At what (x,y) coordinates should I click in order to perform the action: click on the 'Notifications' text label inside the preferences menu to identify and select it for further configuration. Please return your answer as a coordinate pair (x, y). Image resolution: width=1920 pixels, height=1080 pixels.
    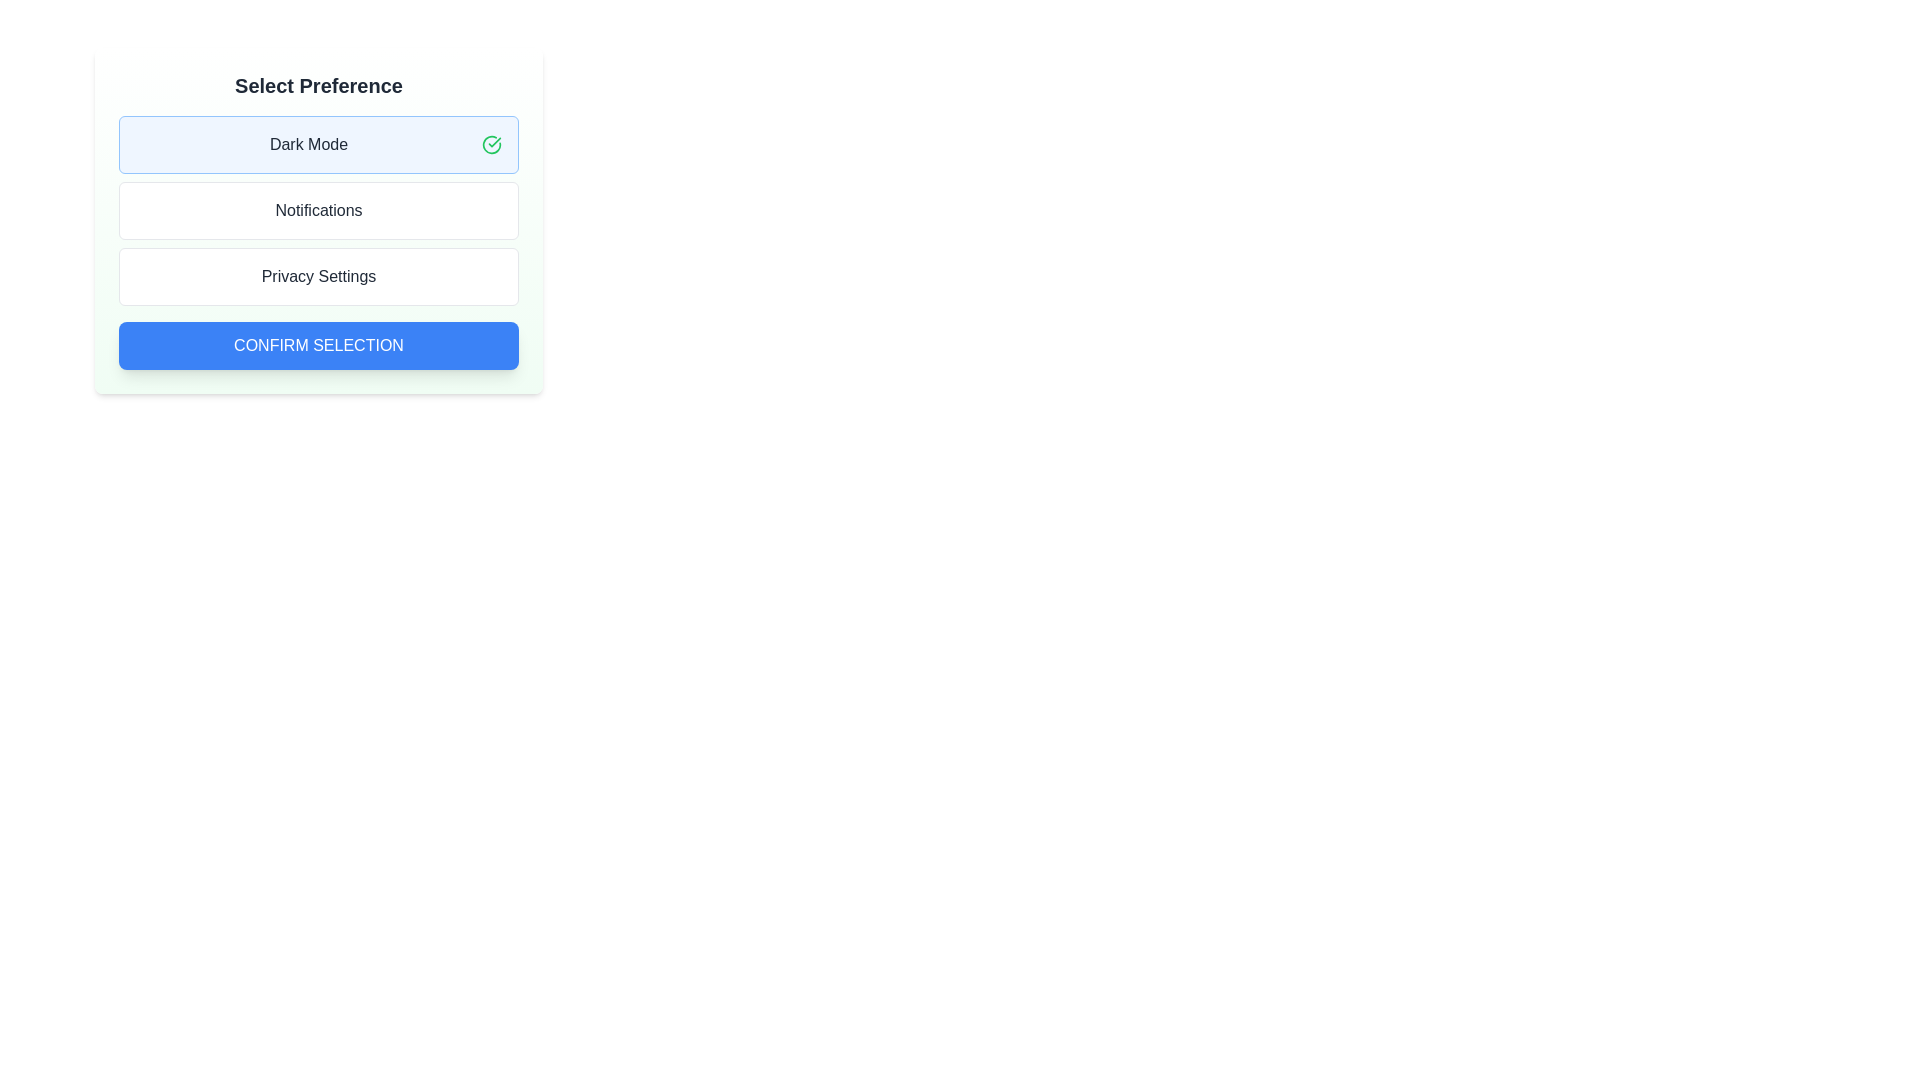
    Looking at the image, I should click on (317, 211).